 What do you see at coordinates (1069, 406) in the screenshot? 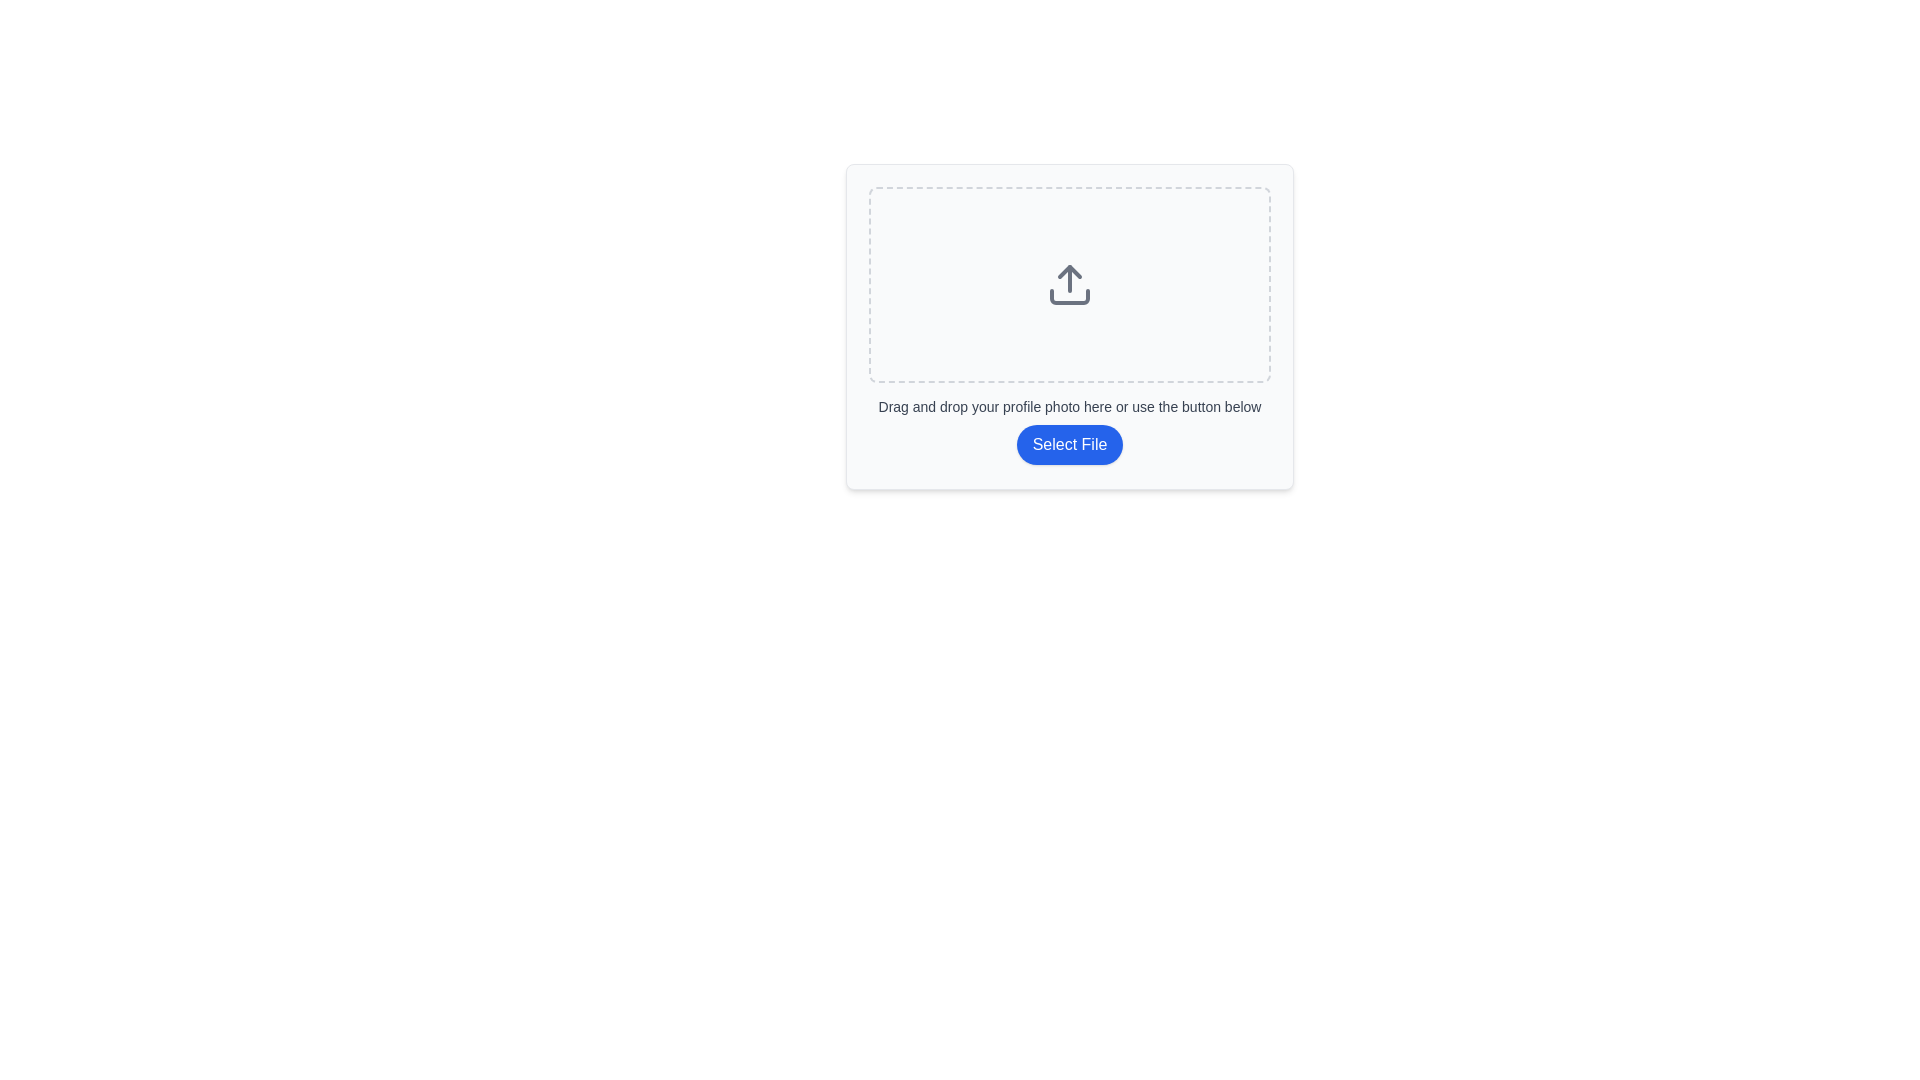
I see `the text description that instructs users to drag and drop their profile photo or use the 'Select File' button, which is located beneath the upload icon and above the clickable button` at bounding box center [1069, 406].